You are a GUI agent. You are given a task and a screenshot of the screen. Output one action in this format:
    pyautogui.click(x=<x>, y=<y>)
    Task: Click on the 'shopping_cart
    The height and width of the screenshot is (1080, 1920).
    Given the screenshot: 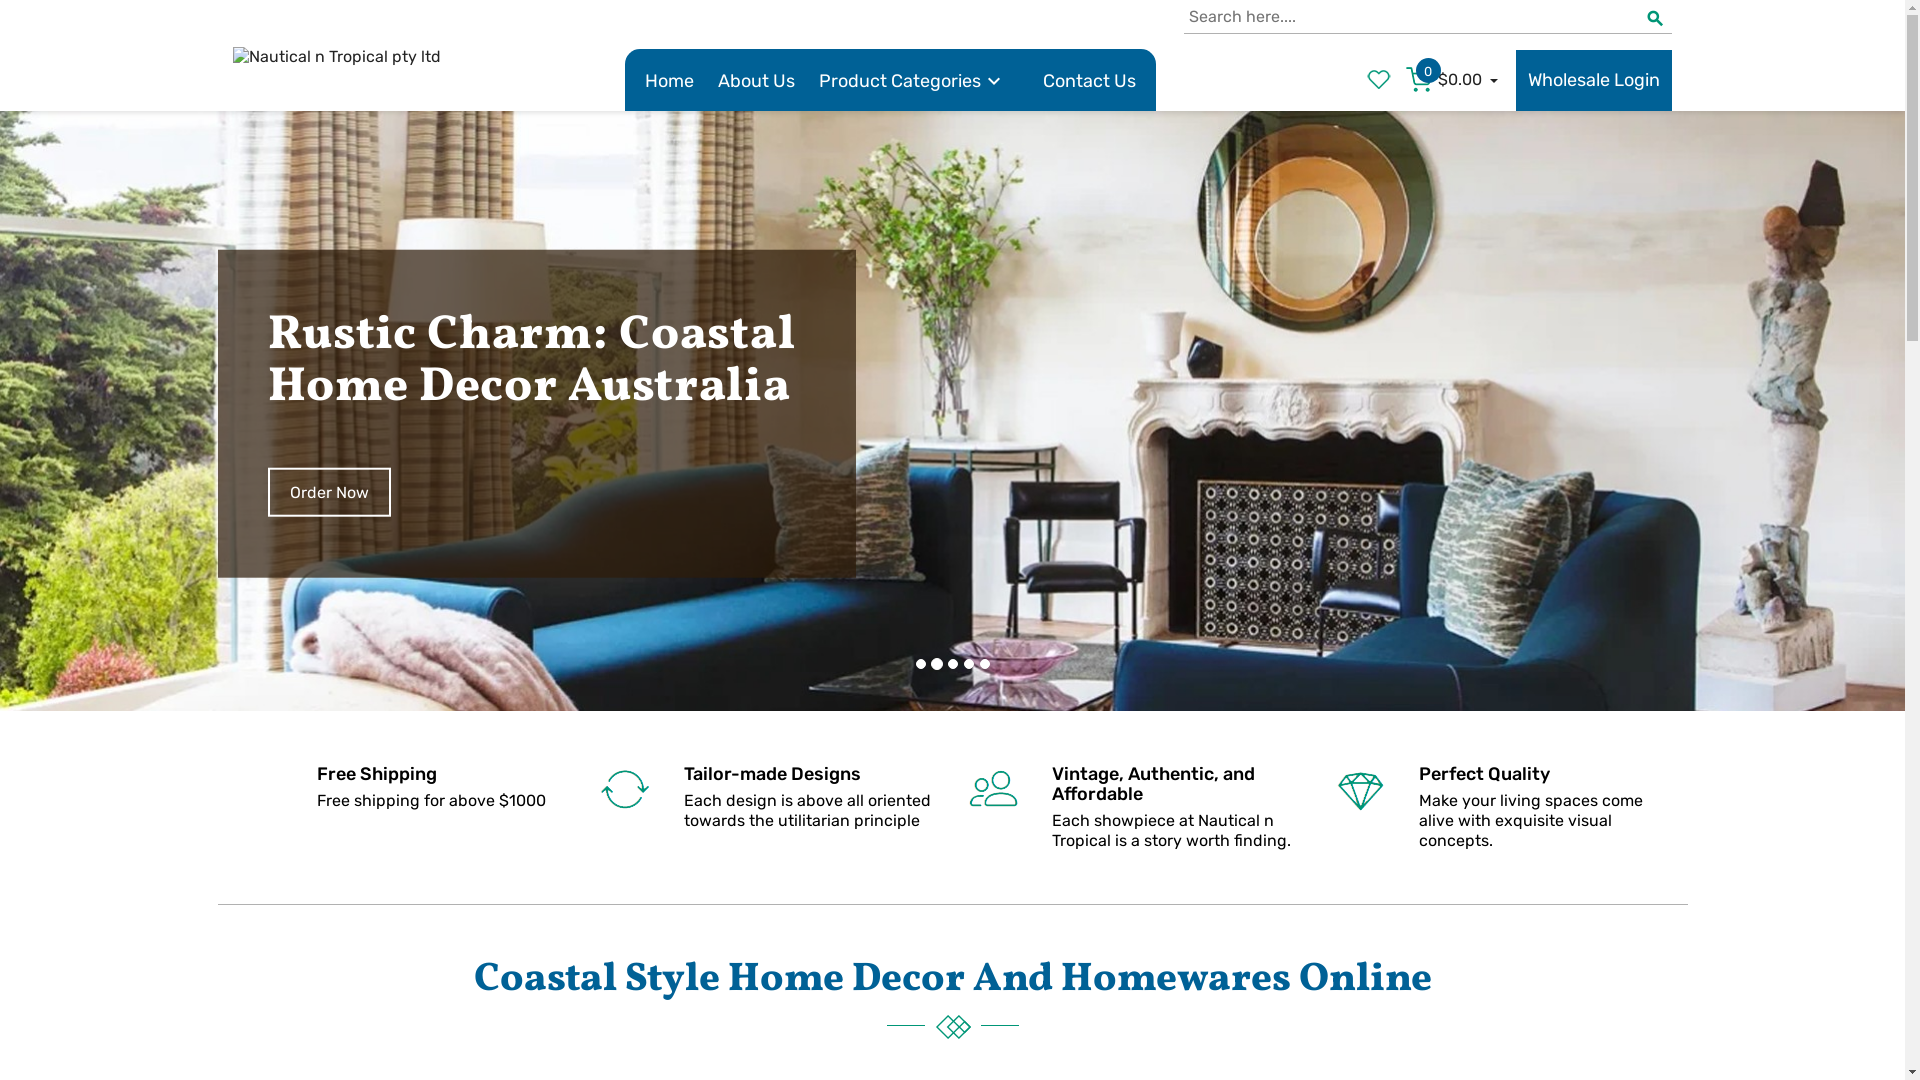 What is the action you would take?
    pyautogui.click(x=1454, y=78)
    